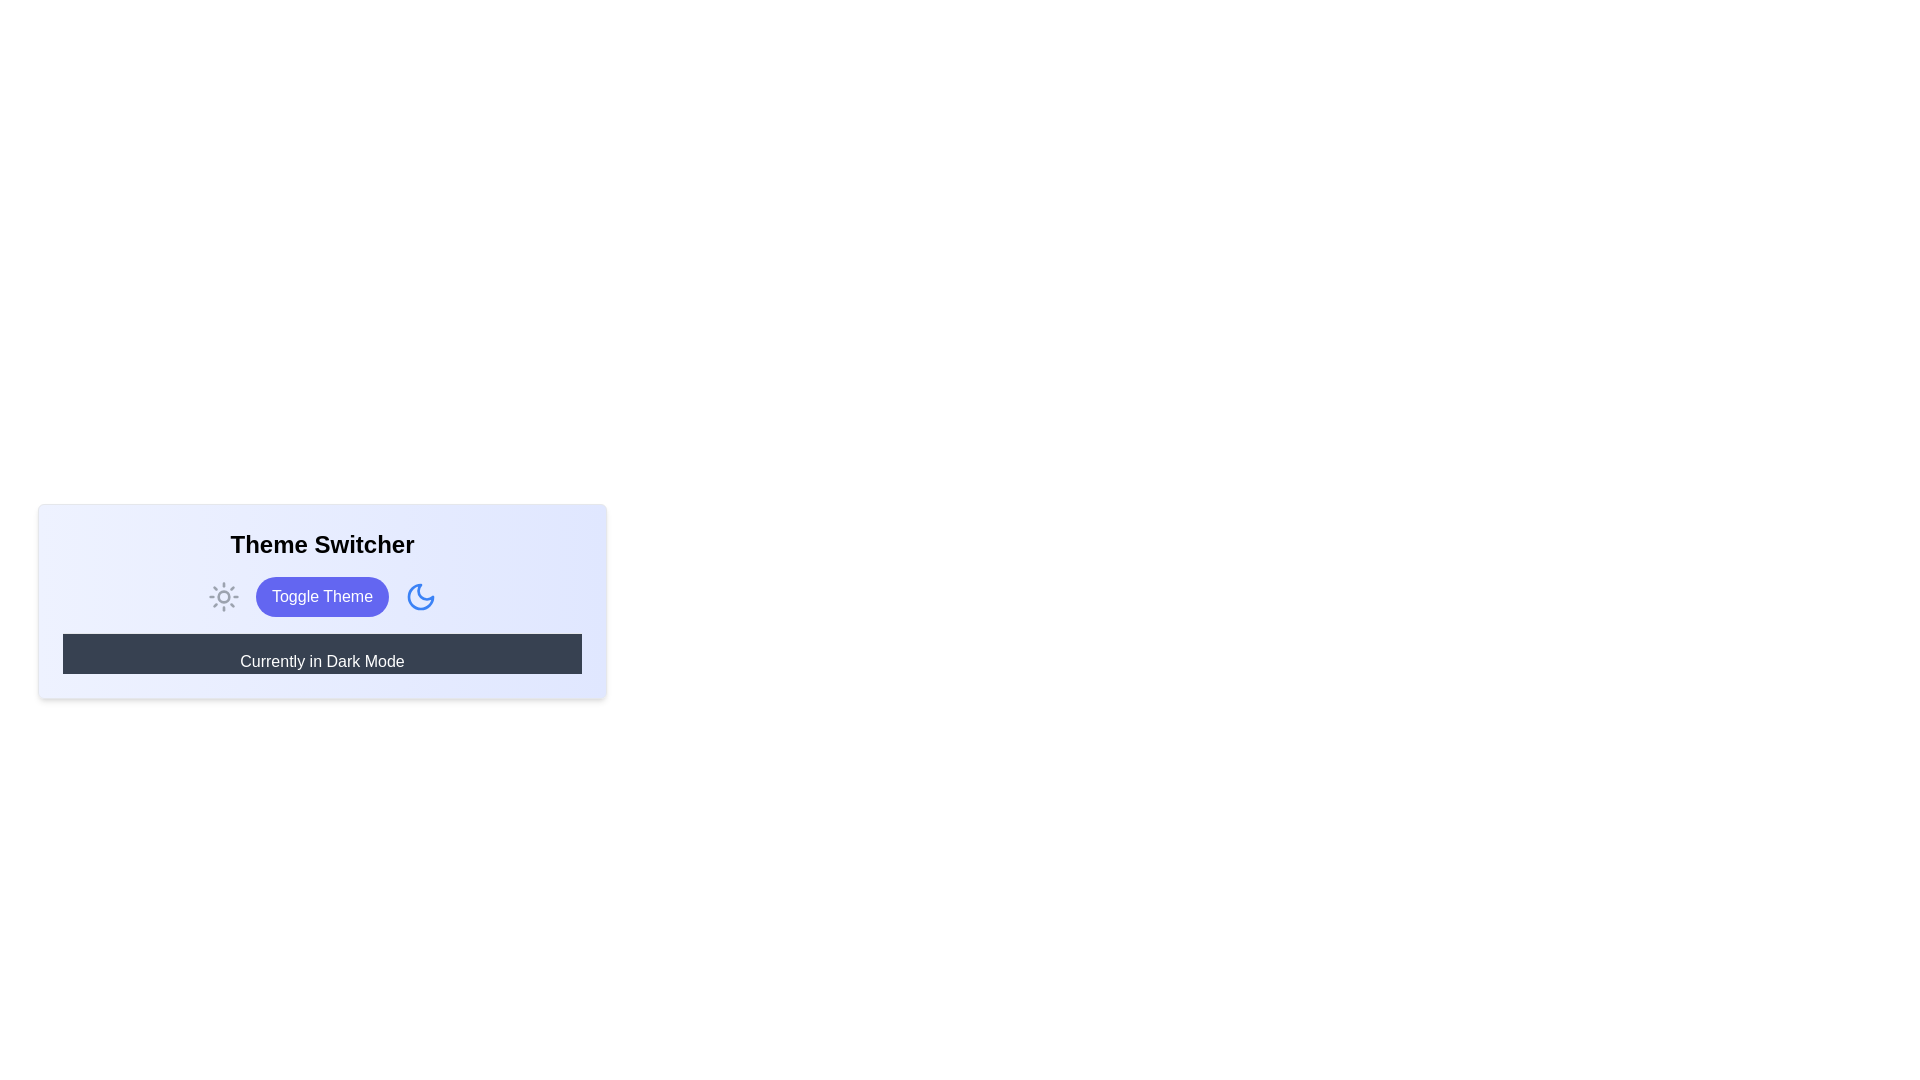 The image size is (1920, 1080). I want to click on the 'Toggle Theme' button with a vibrant blue background, located near the center of the 'Theme Switcher' box, so click(322, 596).